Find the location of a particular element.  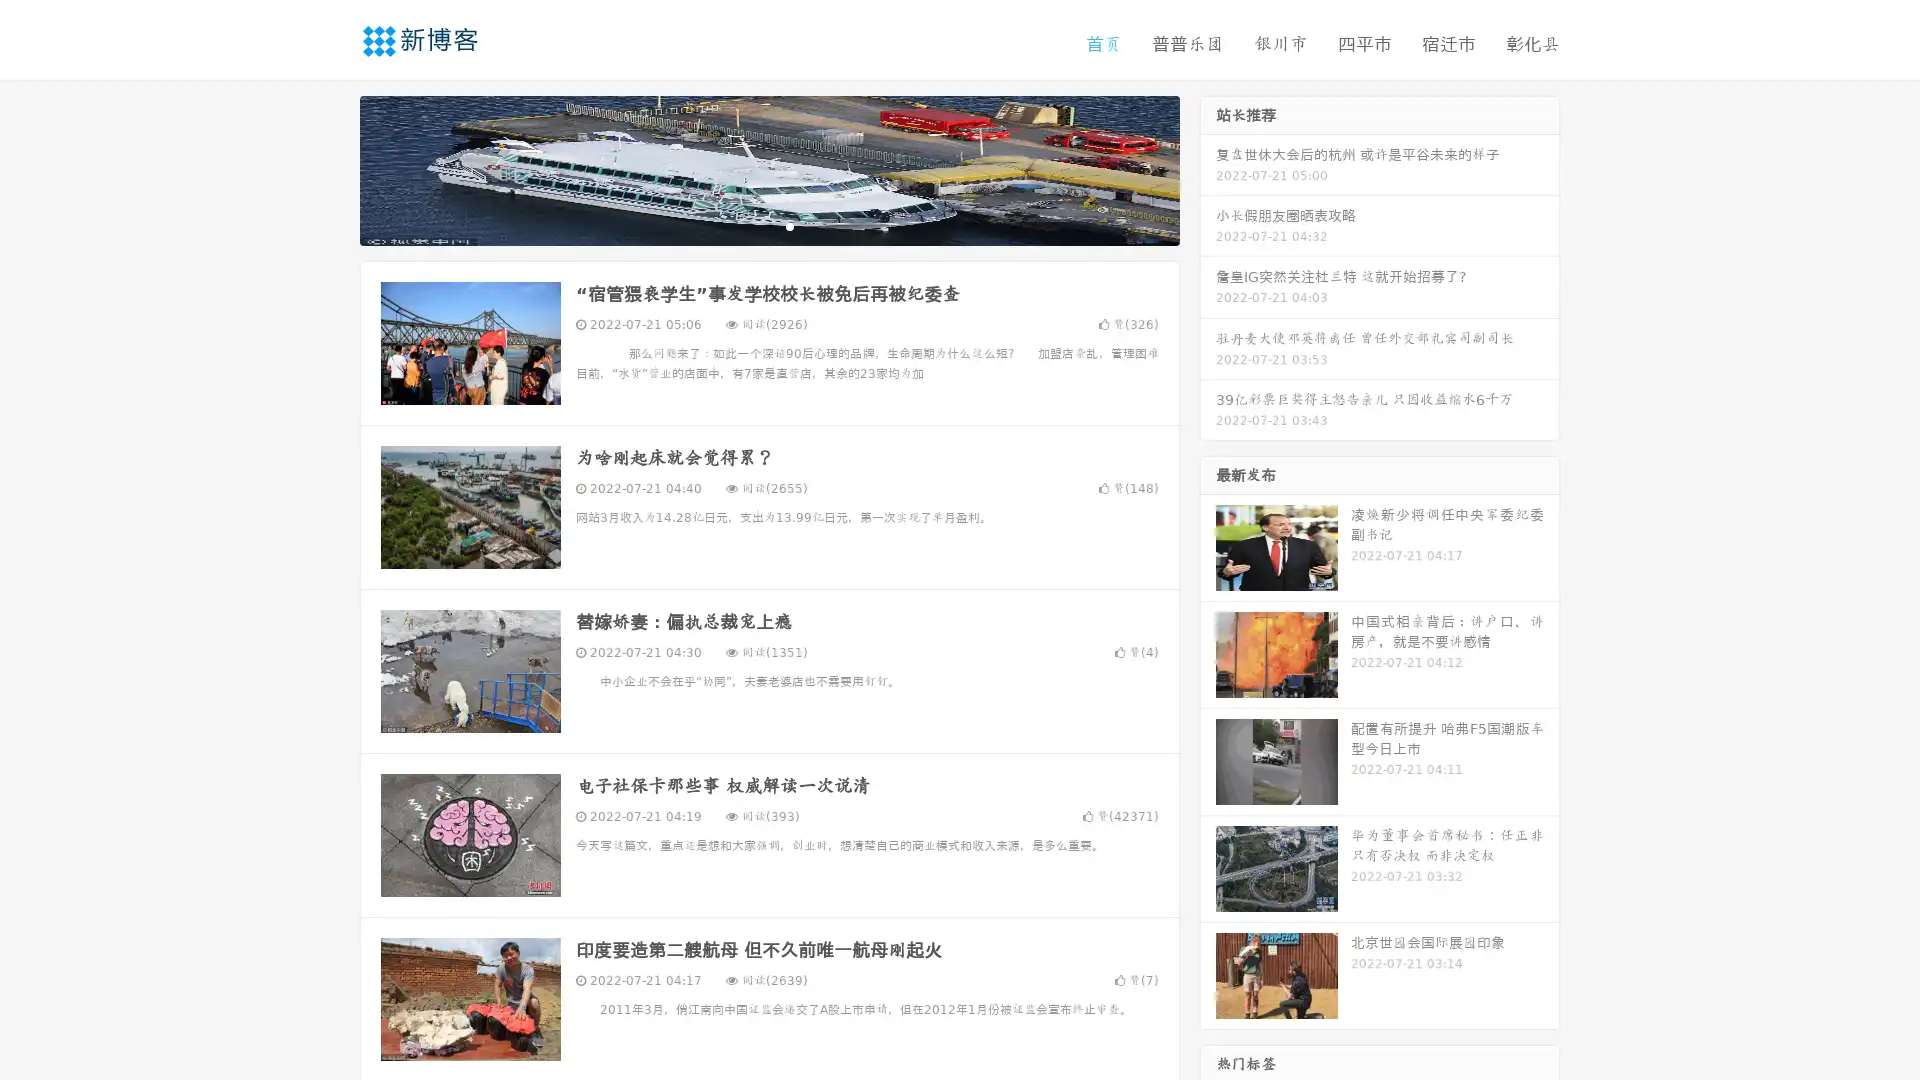

Next slide is located at coordinates (1208, 168).